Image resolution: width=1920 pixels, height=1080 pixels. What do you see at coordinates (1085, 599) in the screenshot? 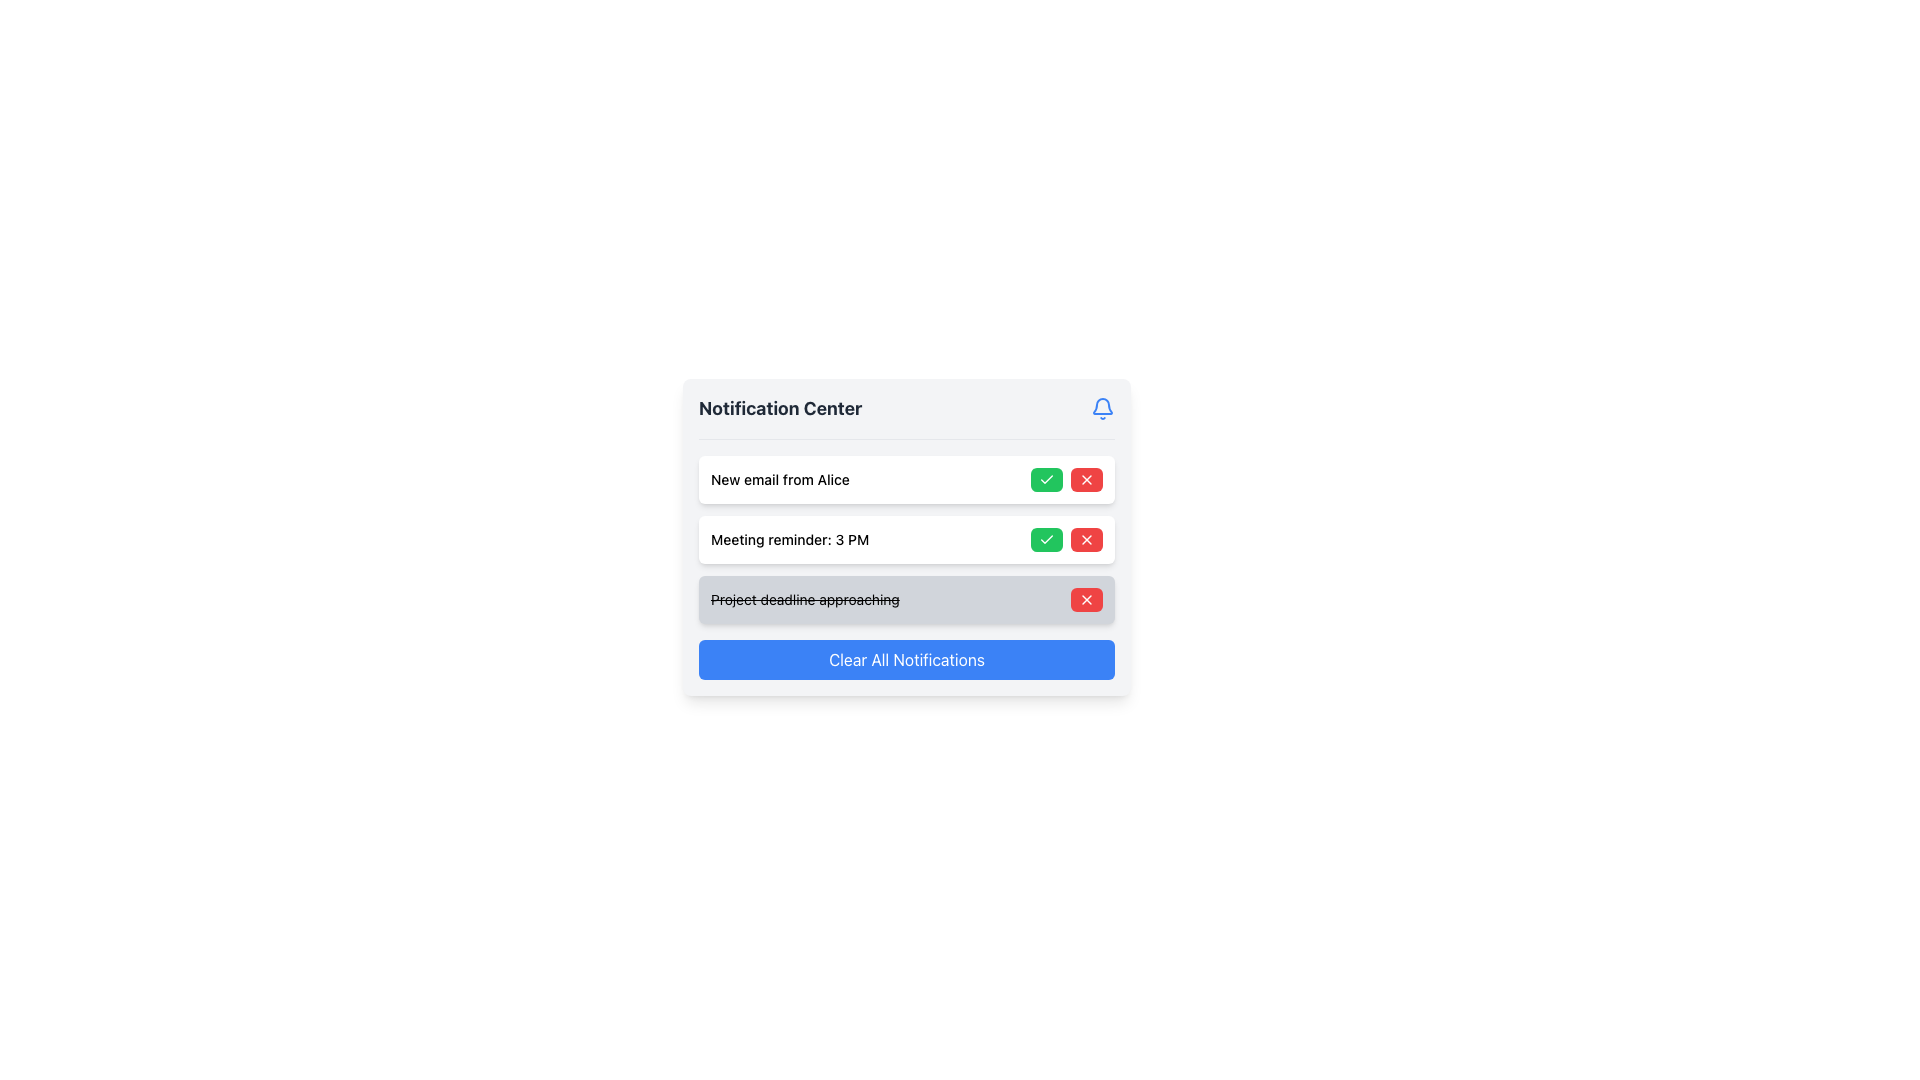
I see `the close icon located within the red button of the third notification row for the 'Project deadline approaching' notification` at bounding box center [1085, 599].